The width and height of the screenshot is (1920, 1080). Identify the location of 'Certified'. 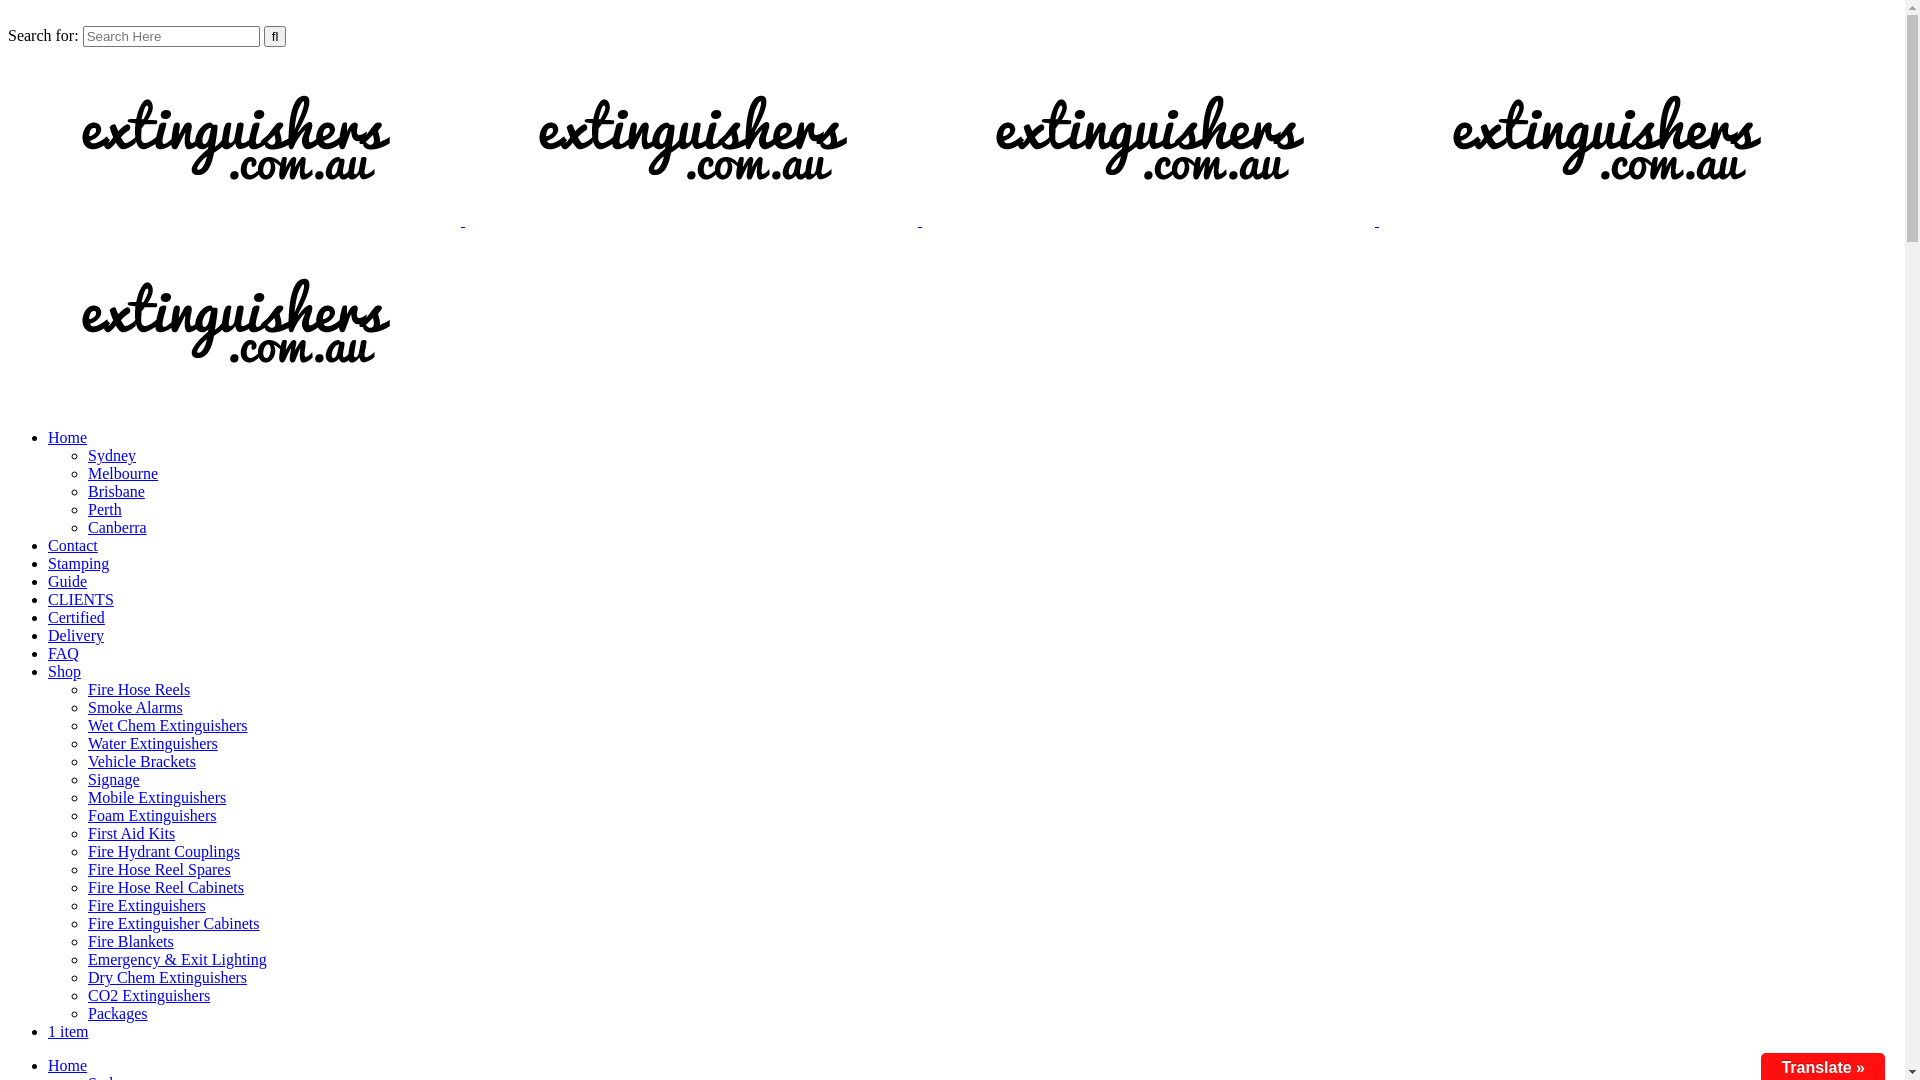
(76, 616).